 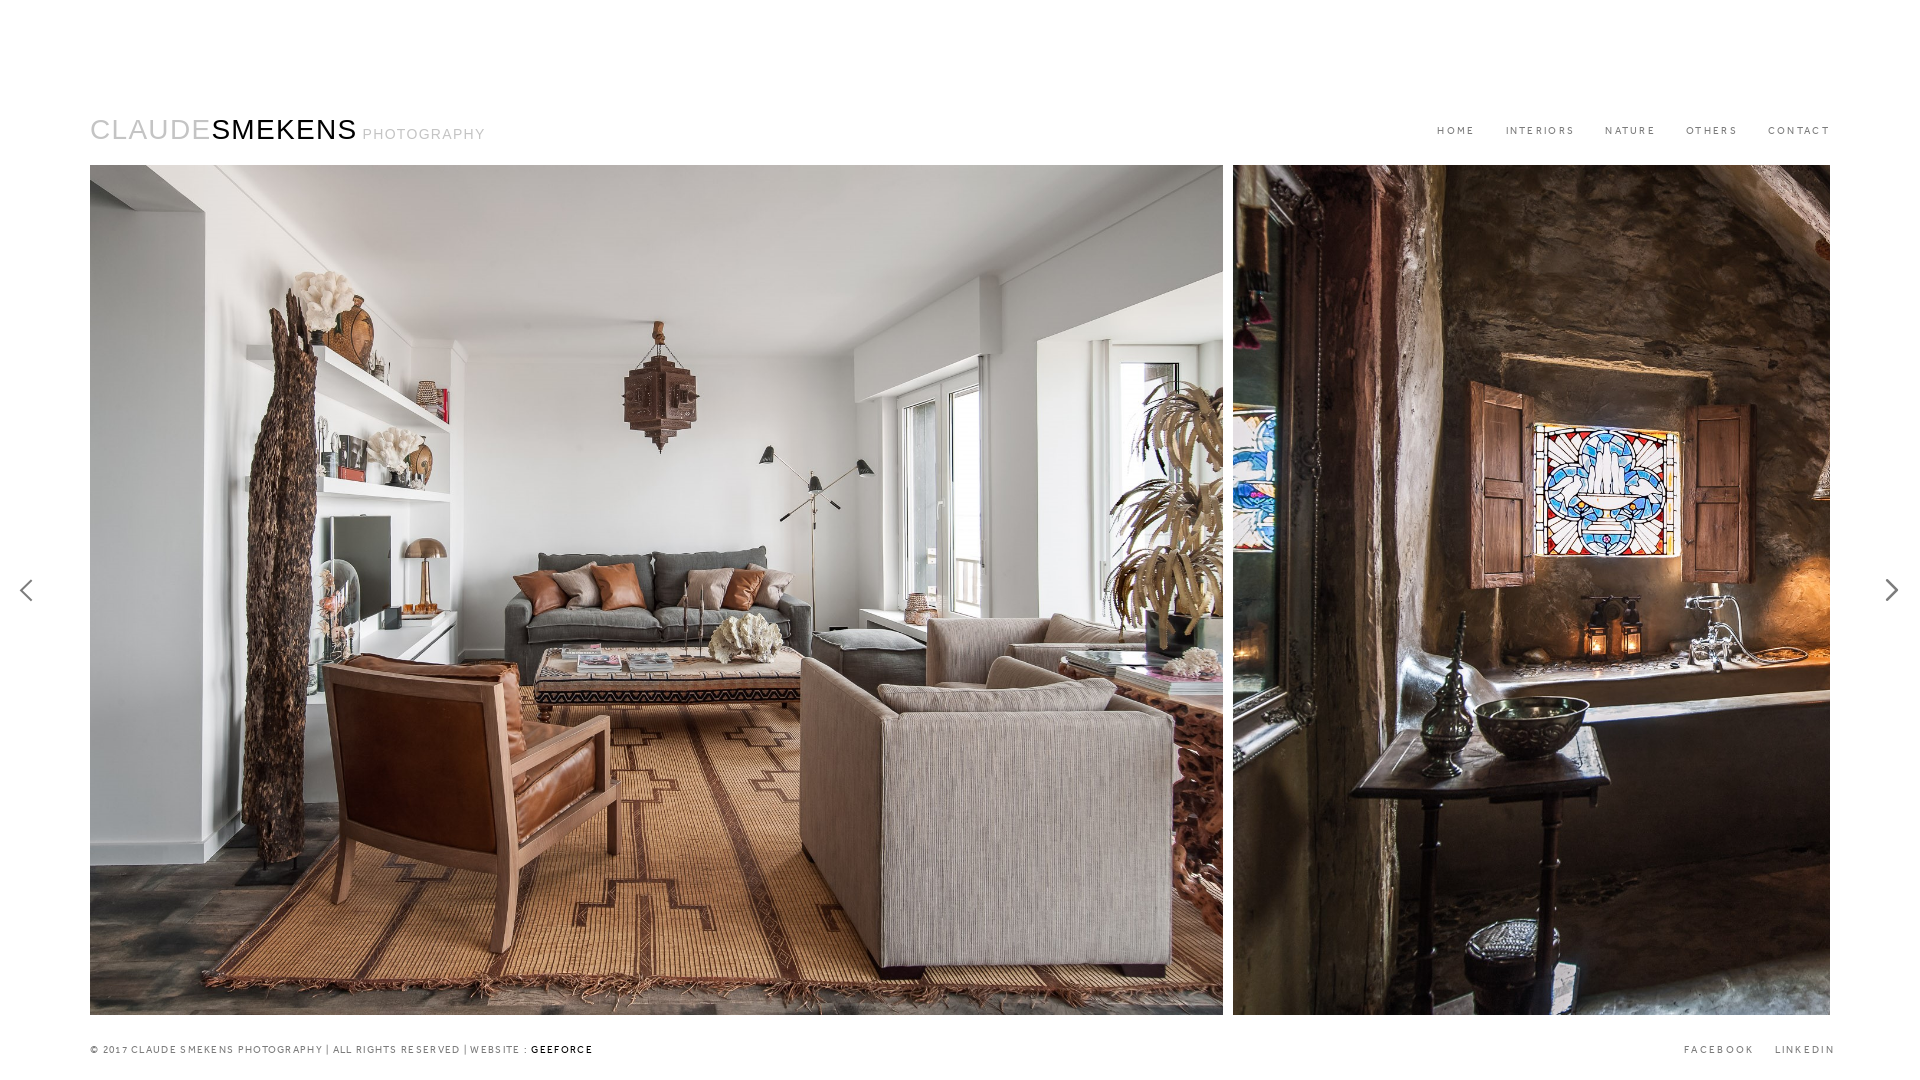 What do you see at coordinates (1630, 131) in the screenshot?
I see `'NATURE'` at bounding box center [1630, 131].